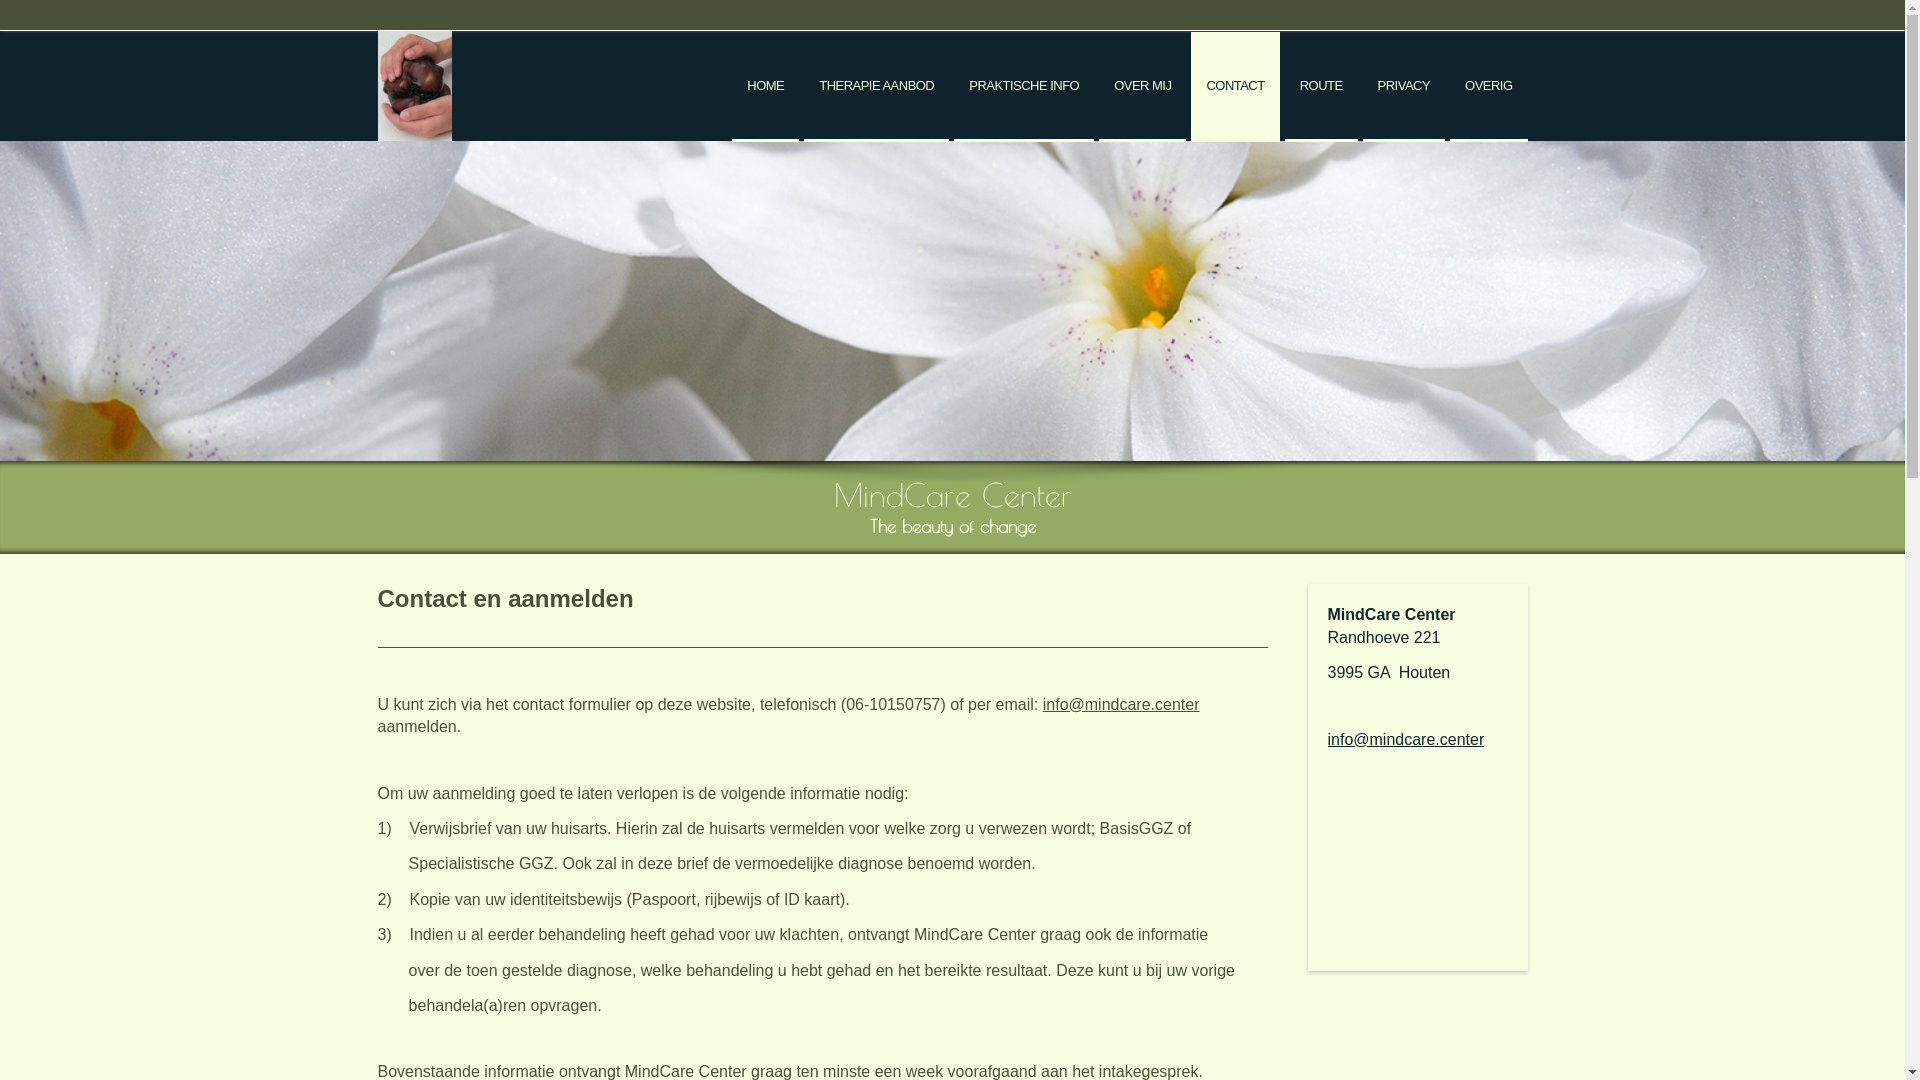 This screenshot has width=1920, height=1080. Describe the element at coordinates (1321, 86) in the screenshot. I see `'ROUTE'` at that location.